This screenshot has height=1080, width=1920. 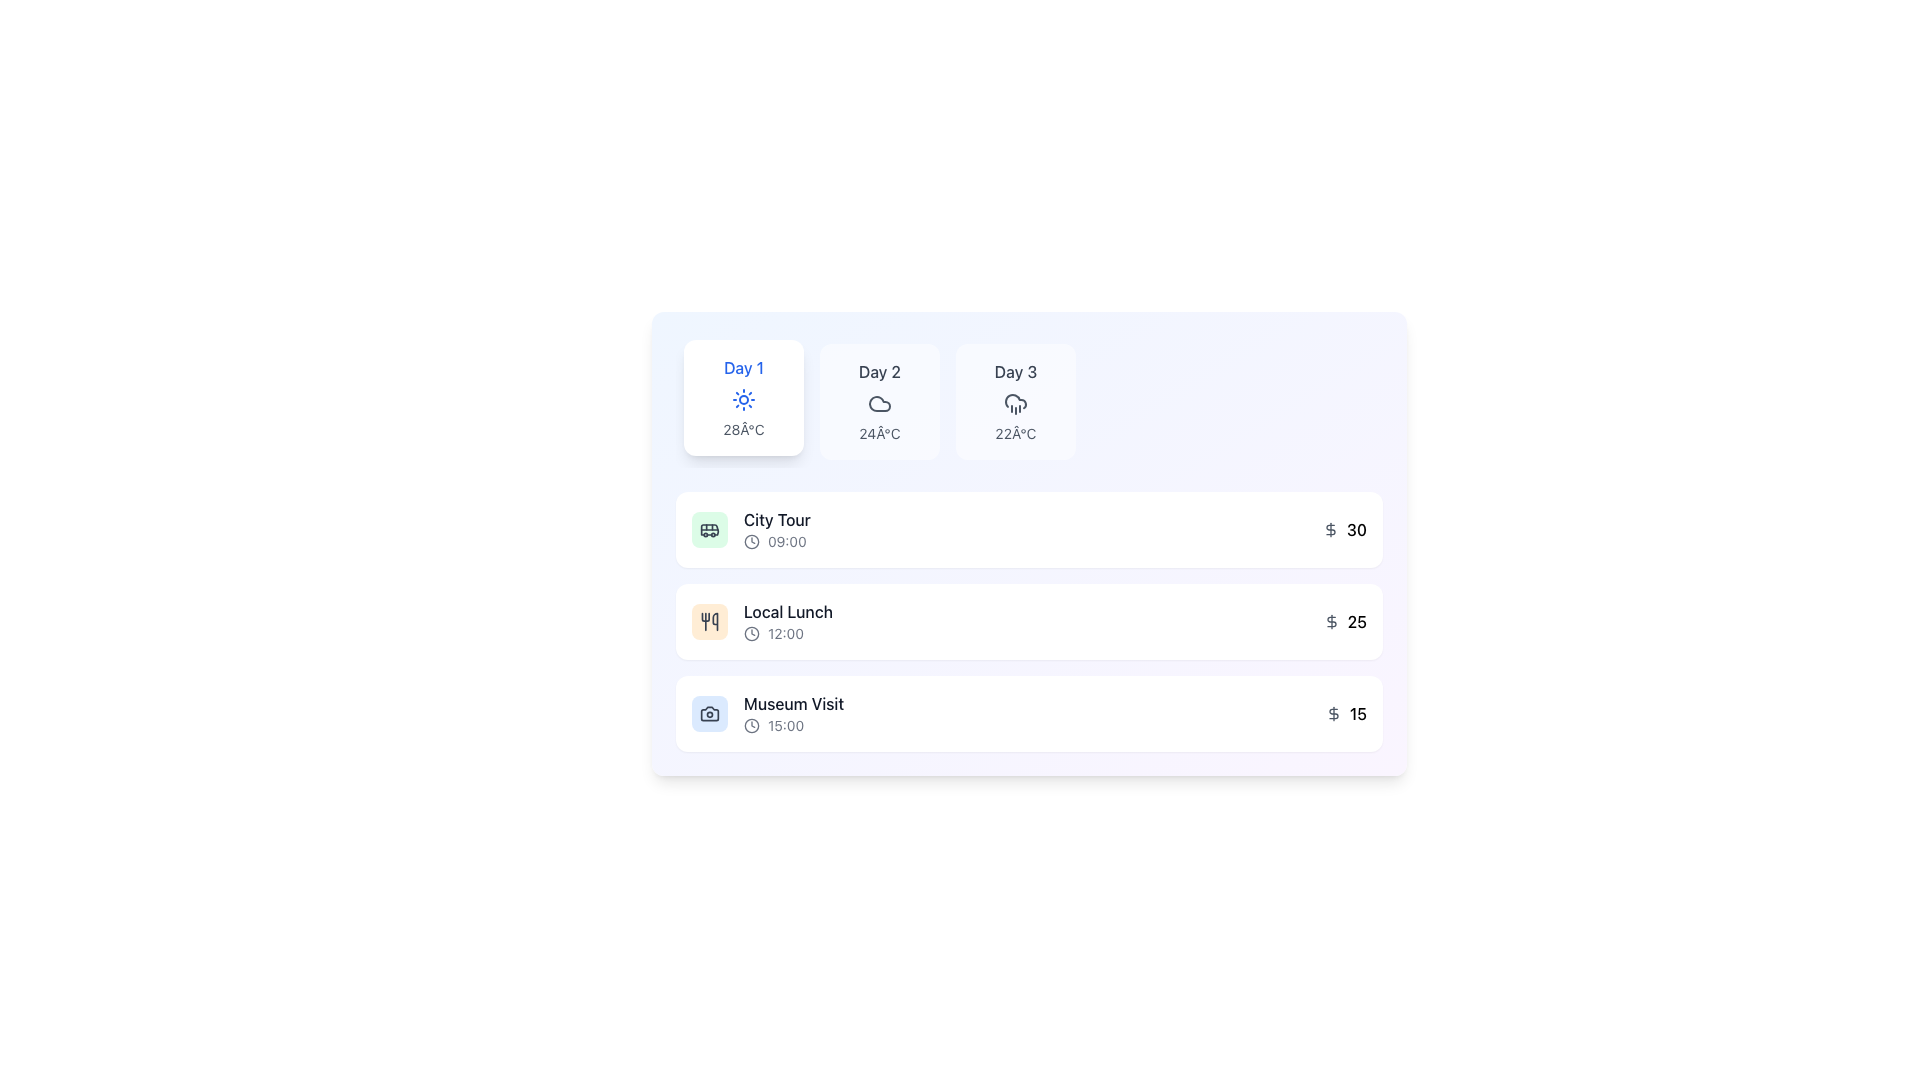 I want to click on the clock icon located to the left of the '09:00' text in the middle row of the 'City Tour' schedule, so click(x=751, y=542).